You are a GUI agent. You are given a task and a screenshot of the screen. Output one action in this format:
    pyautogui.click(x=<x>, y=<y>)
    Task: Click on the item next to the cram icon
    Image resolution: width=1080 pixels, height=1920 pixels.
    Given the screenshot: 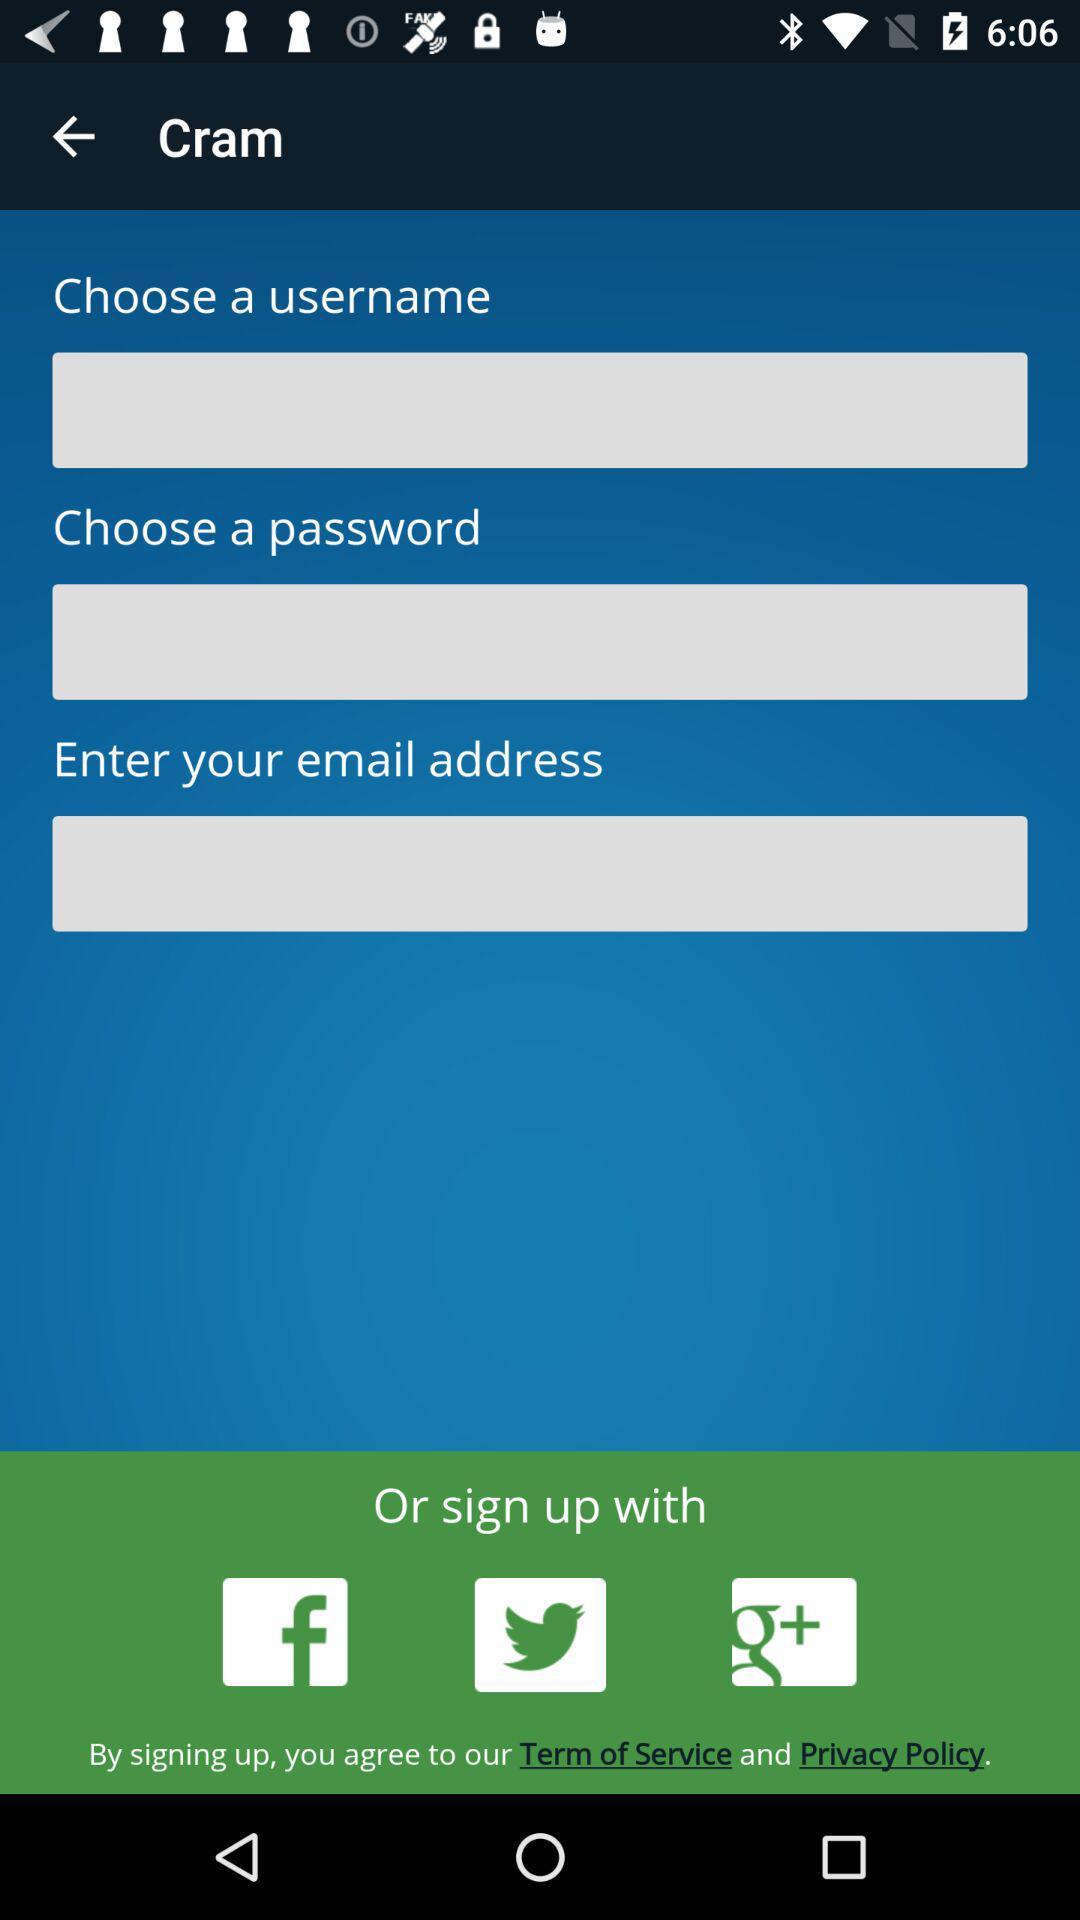 What is the action you would take?
    pyautogui.click(x=72, y=135)
    